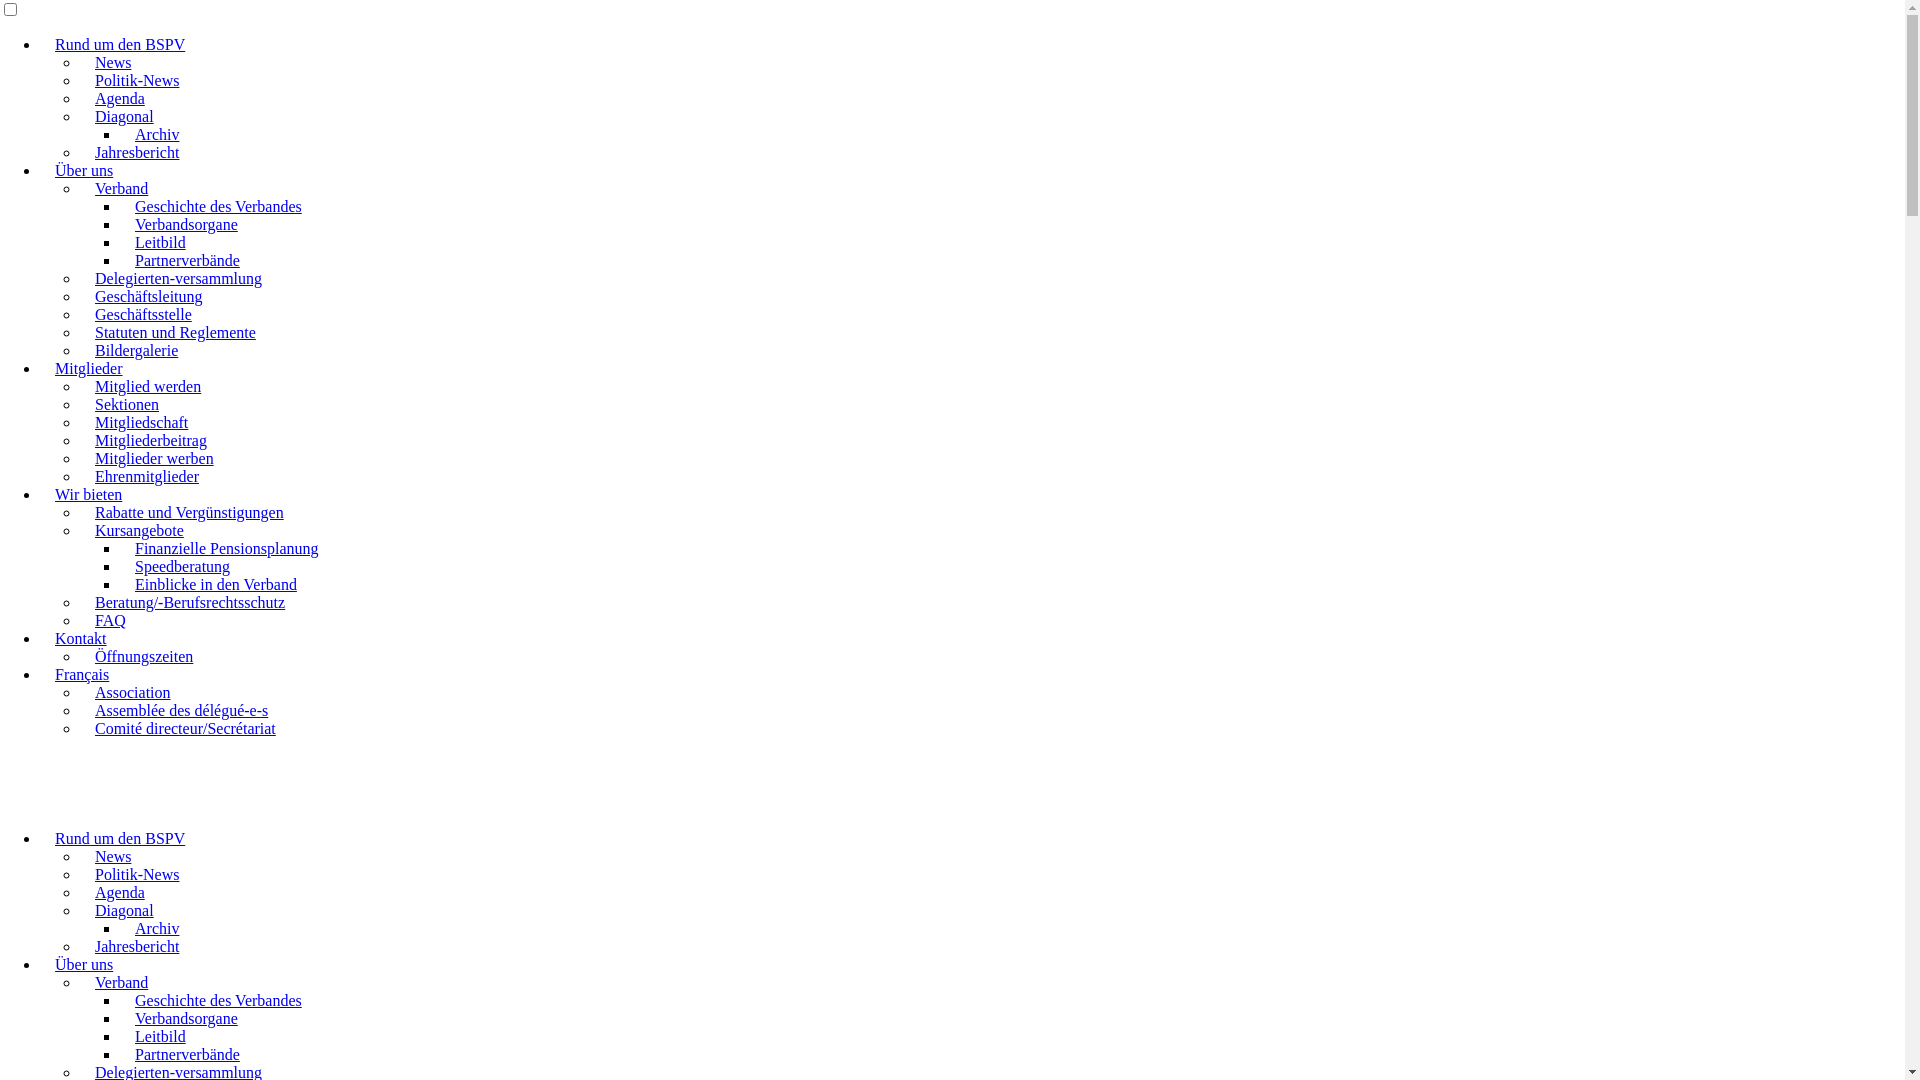  I want to click on 'Mitglied werden', so click(80, 386).